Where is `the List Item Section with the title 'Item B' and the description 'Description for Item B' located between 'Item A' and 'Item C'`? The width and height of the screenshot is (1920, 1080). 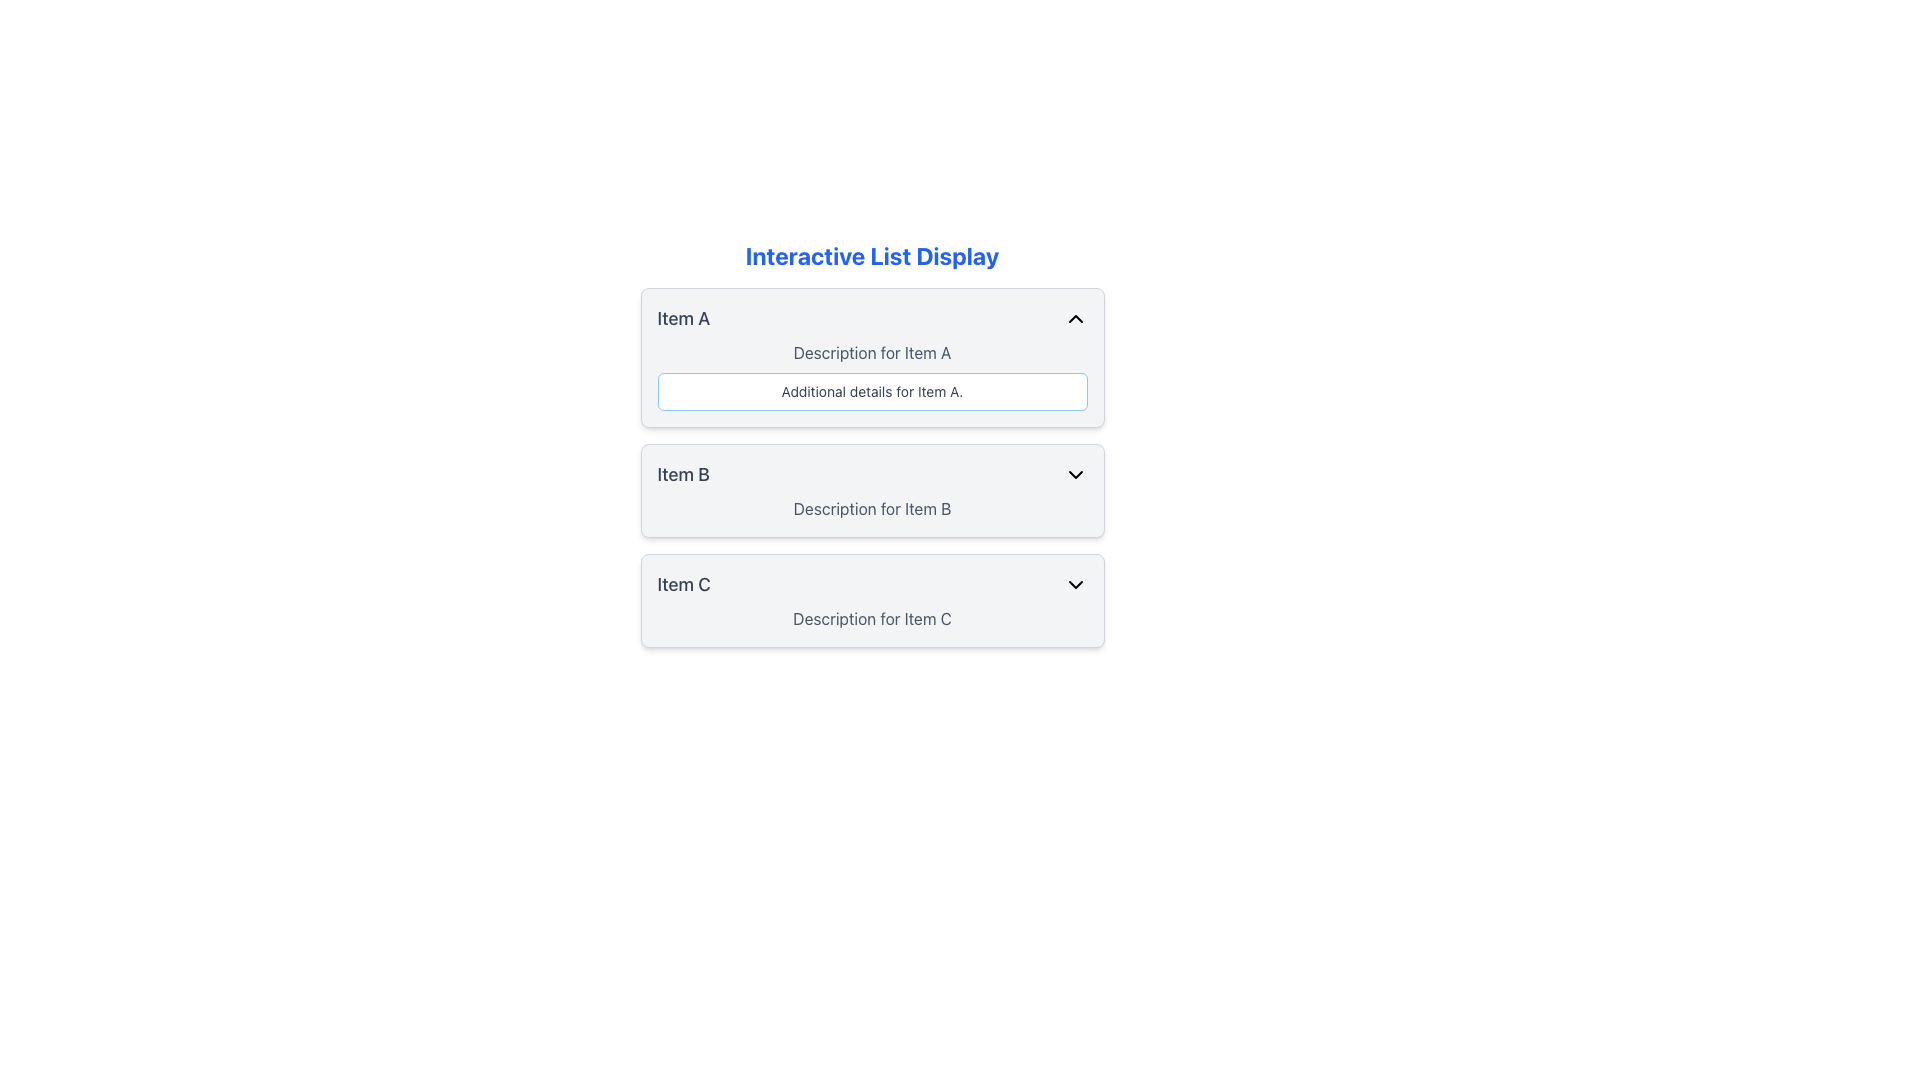
the List Item Section with the title 'Item B' and the description 'Description for Item B' located between 'Item A' and 'Item C' is located at coordinates (872, 490).